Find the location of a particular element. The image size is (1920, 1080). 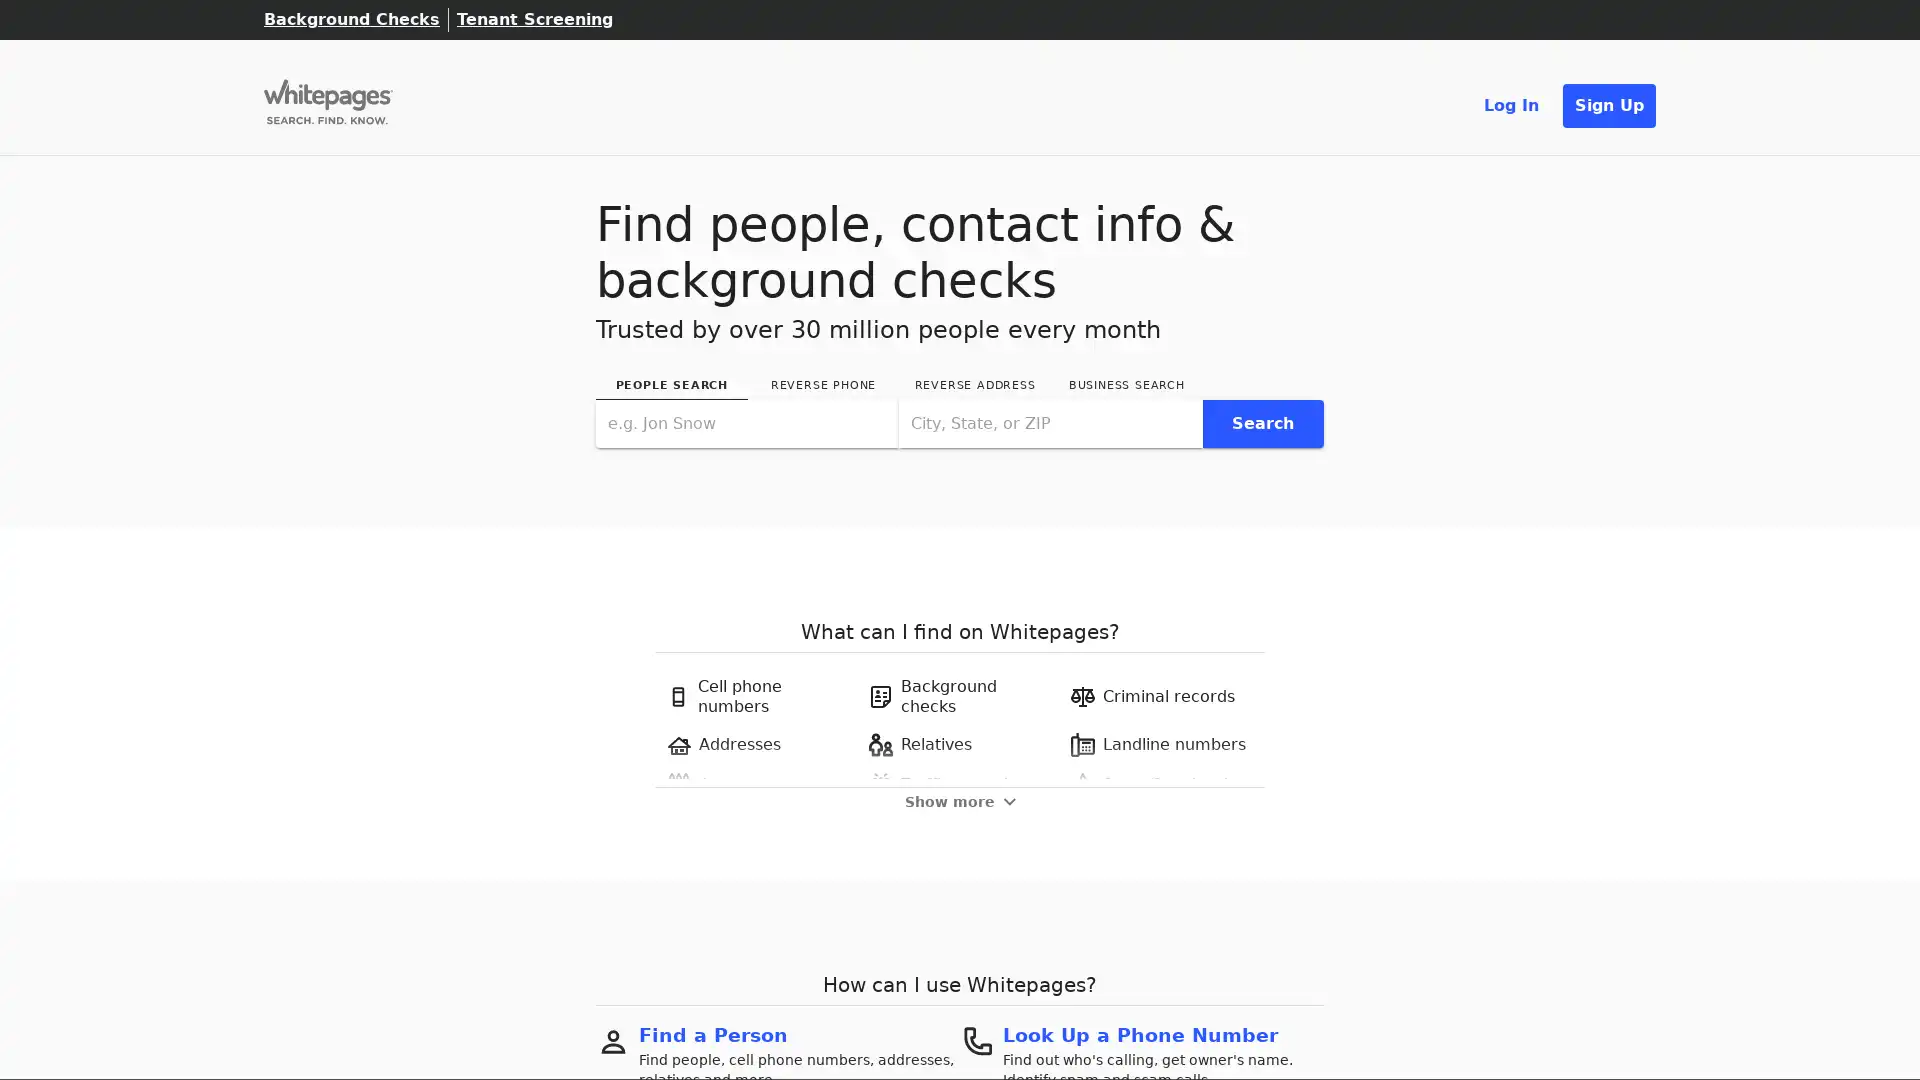

Search is located at coordinates (1261, 422).